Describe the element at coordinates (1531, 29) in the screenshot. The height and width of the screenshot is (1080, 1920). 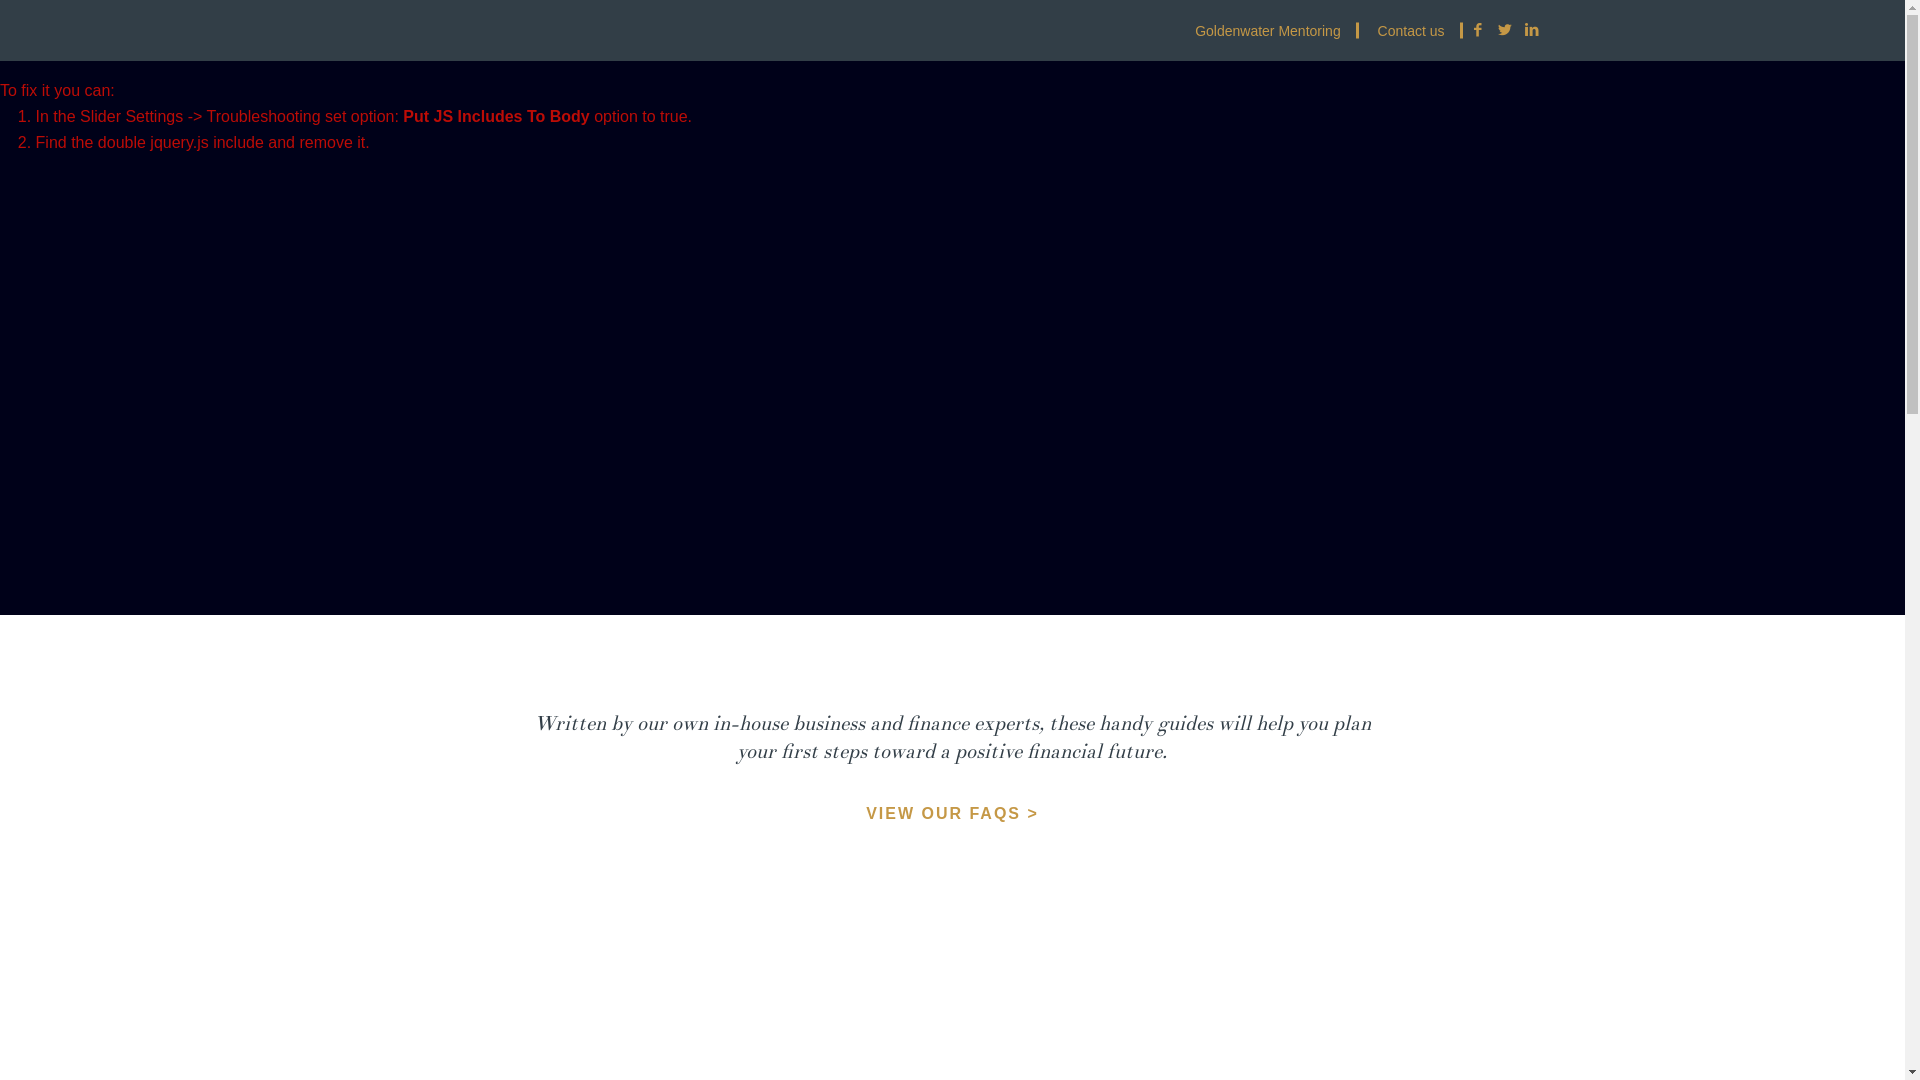
I see `'LinkedIn'` at that location.